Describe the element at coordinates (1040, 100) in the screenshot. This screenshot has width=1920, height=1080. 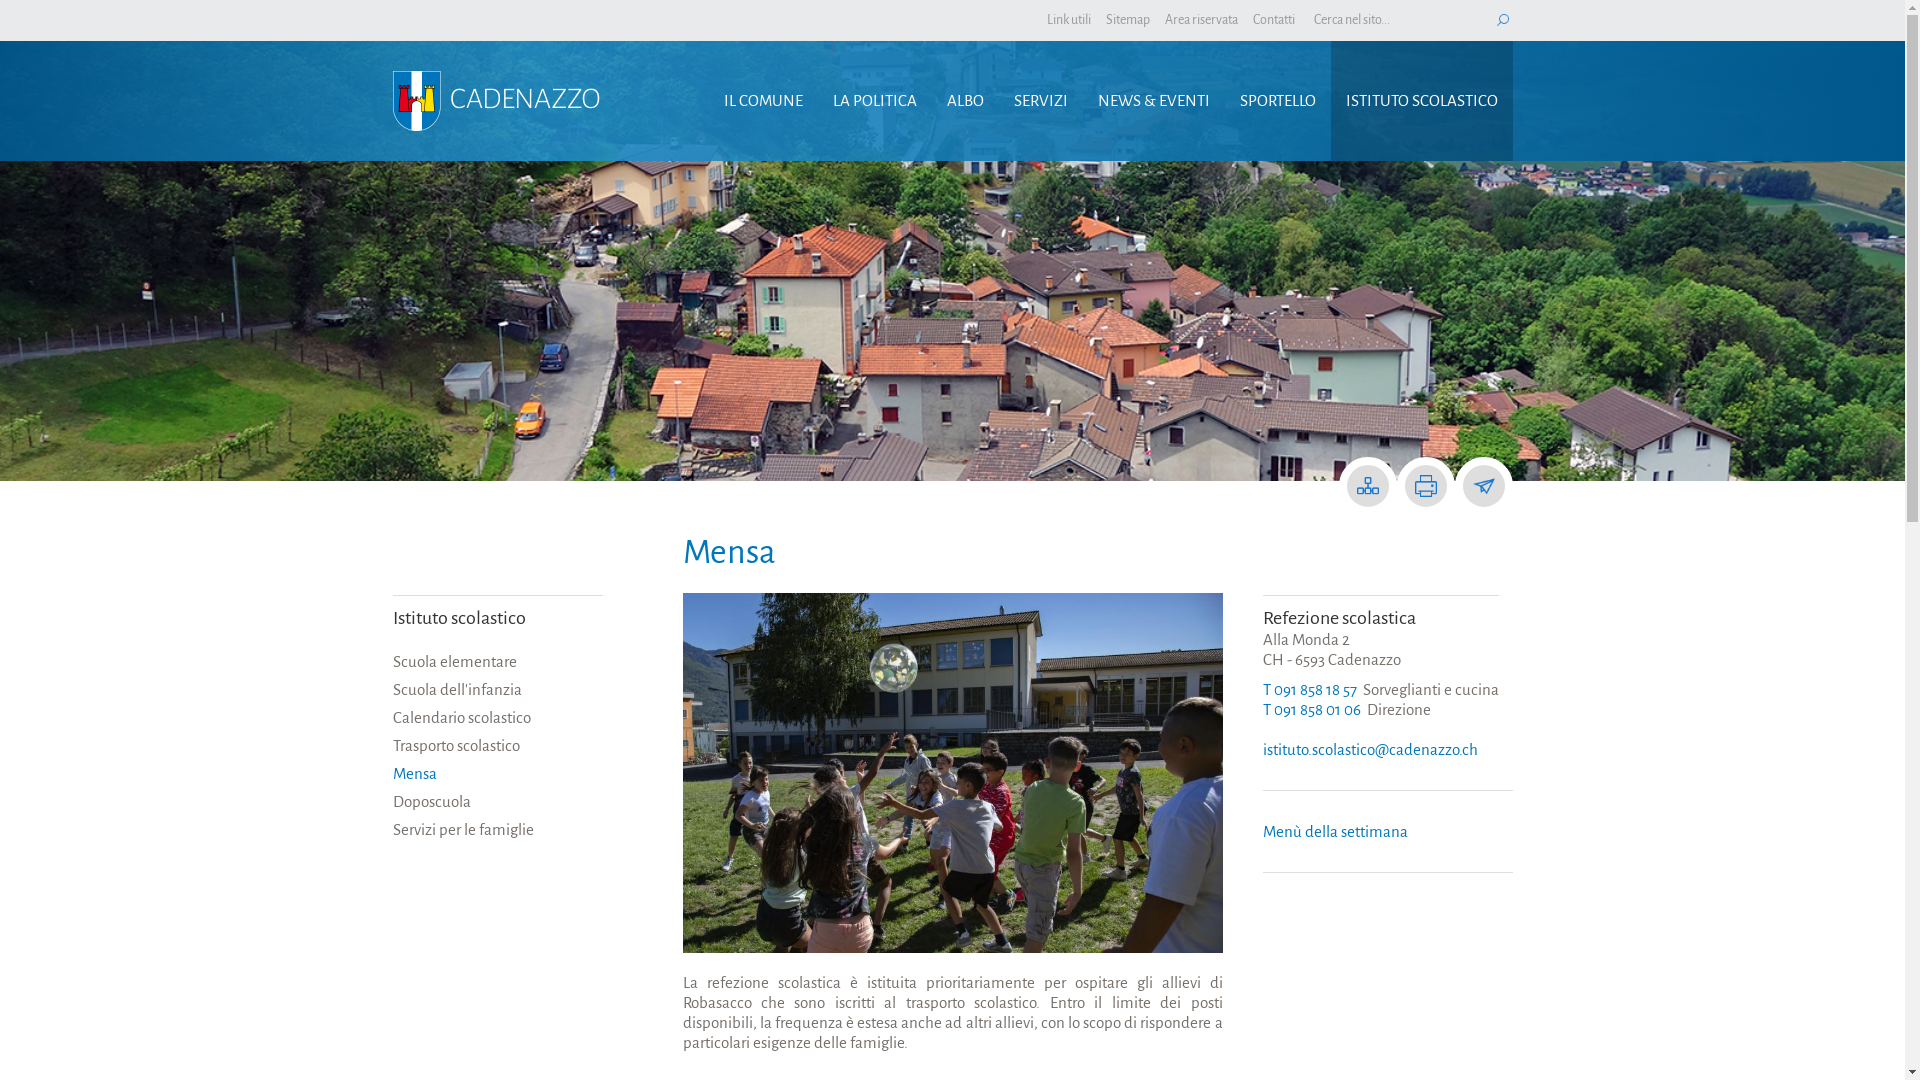
I see `'SERVIZI'` at that location.